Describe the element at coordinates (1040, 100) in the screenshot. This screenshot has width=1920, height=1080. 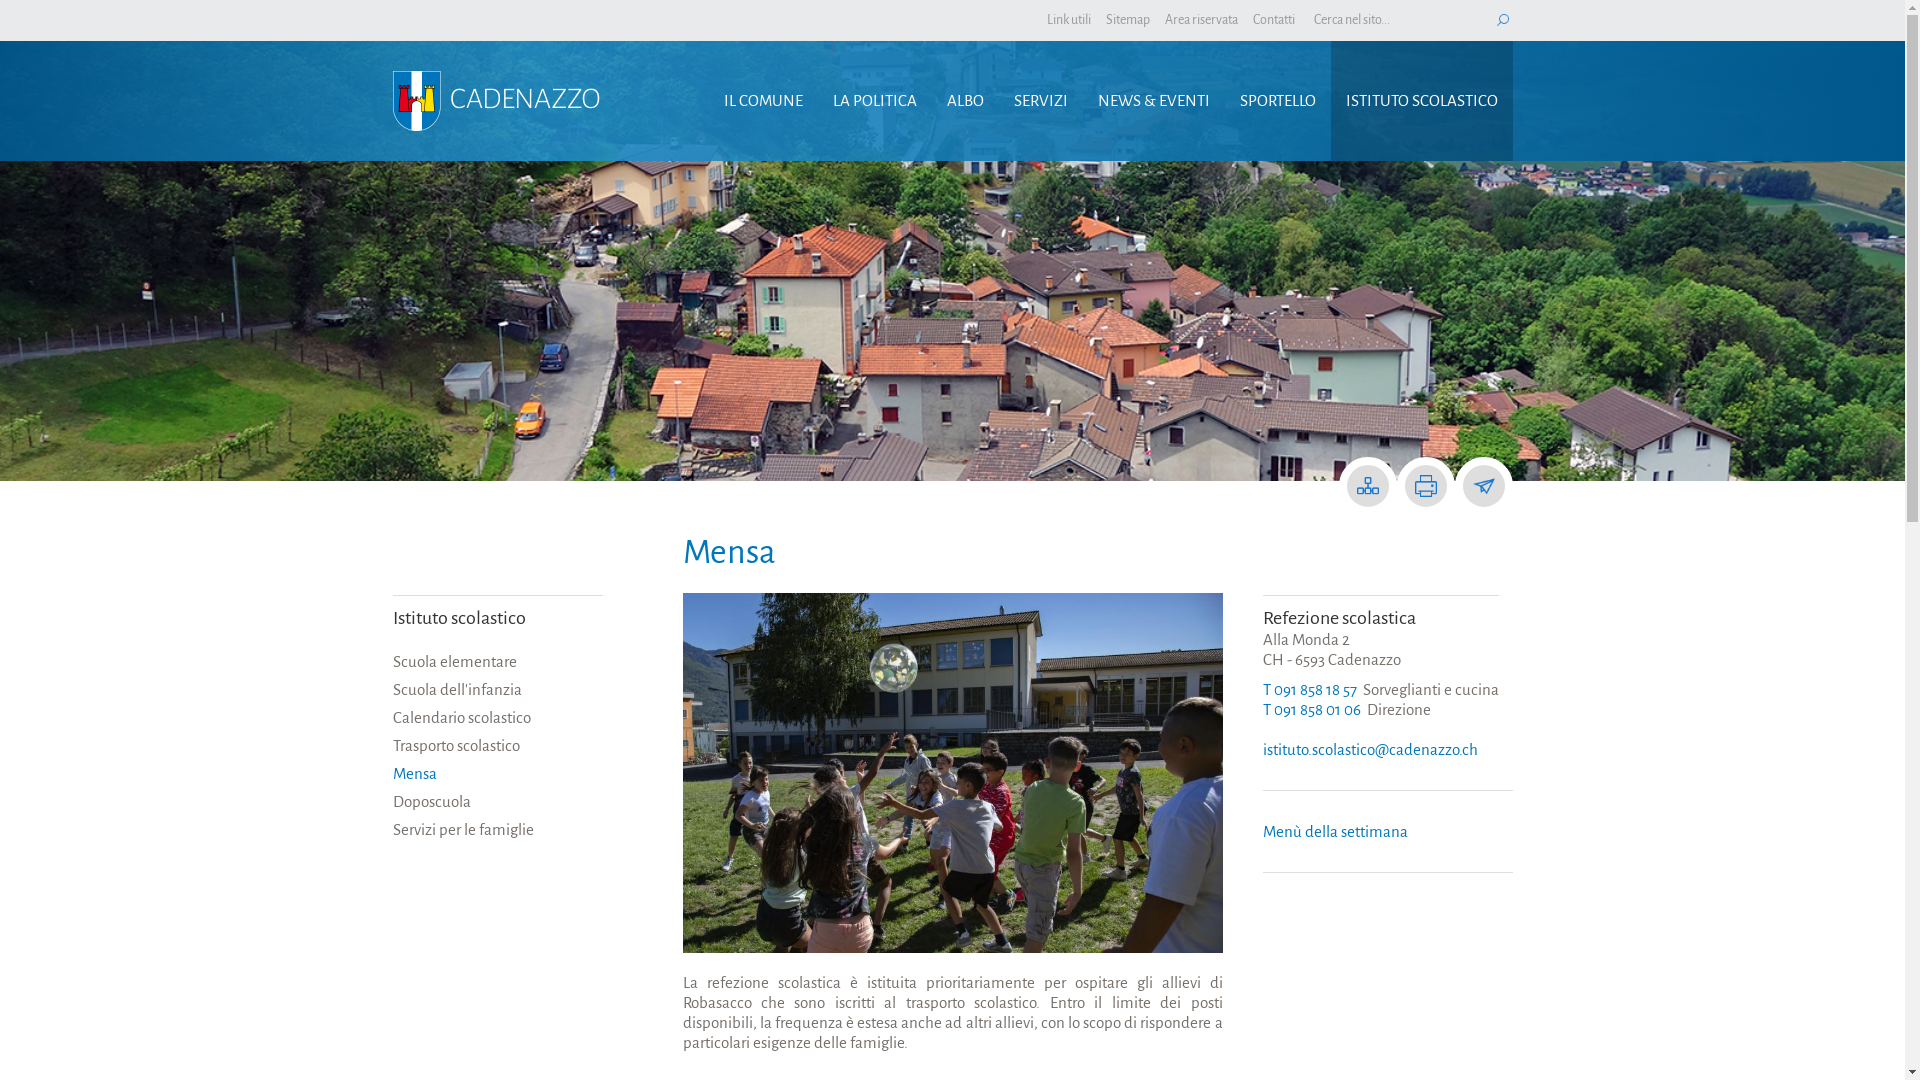
I see `'SERVIZI'` at that location.